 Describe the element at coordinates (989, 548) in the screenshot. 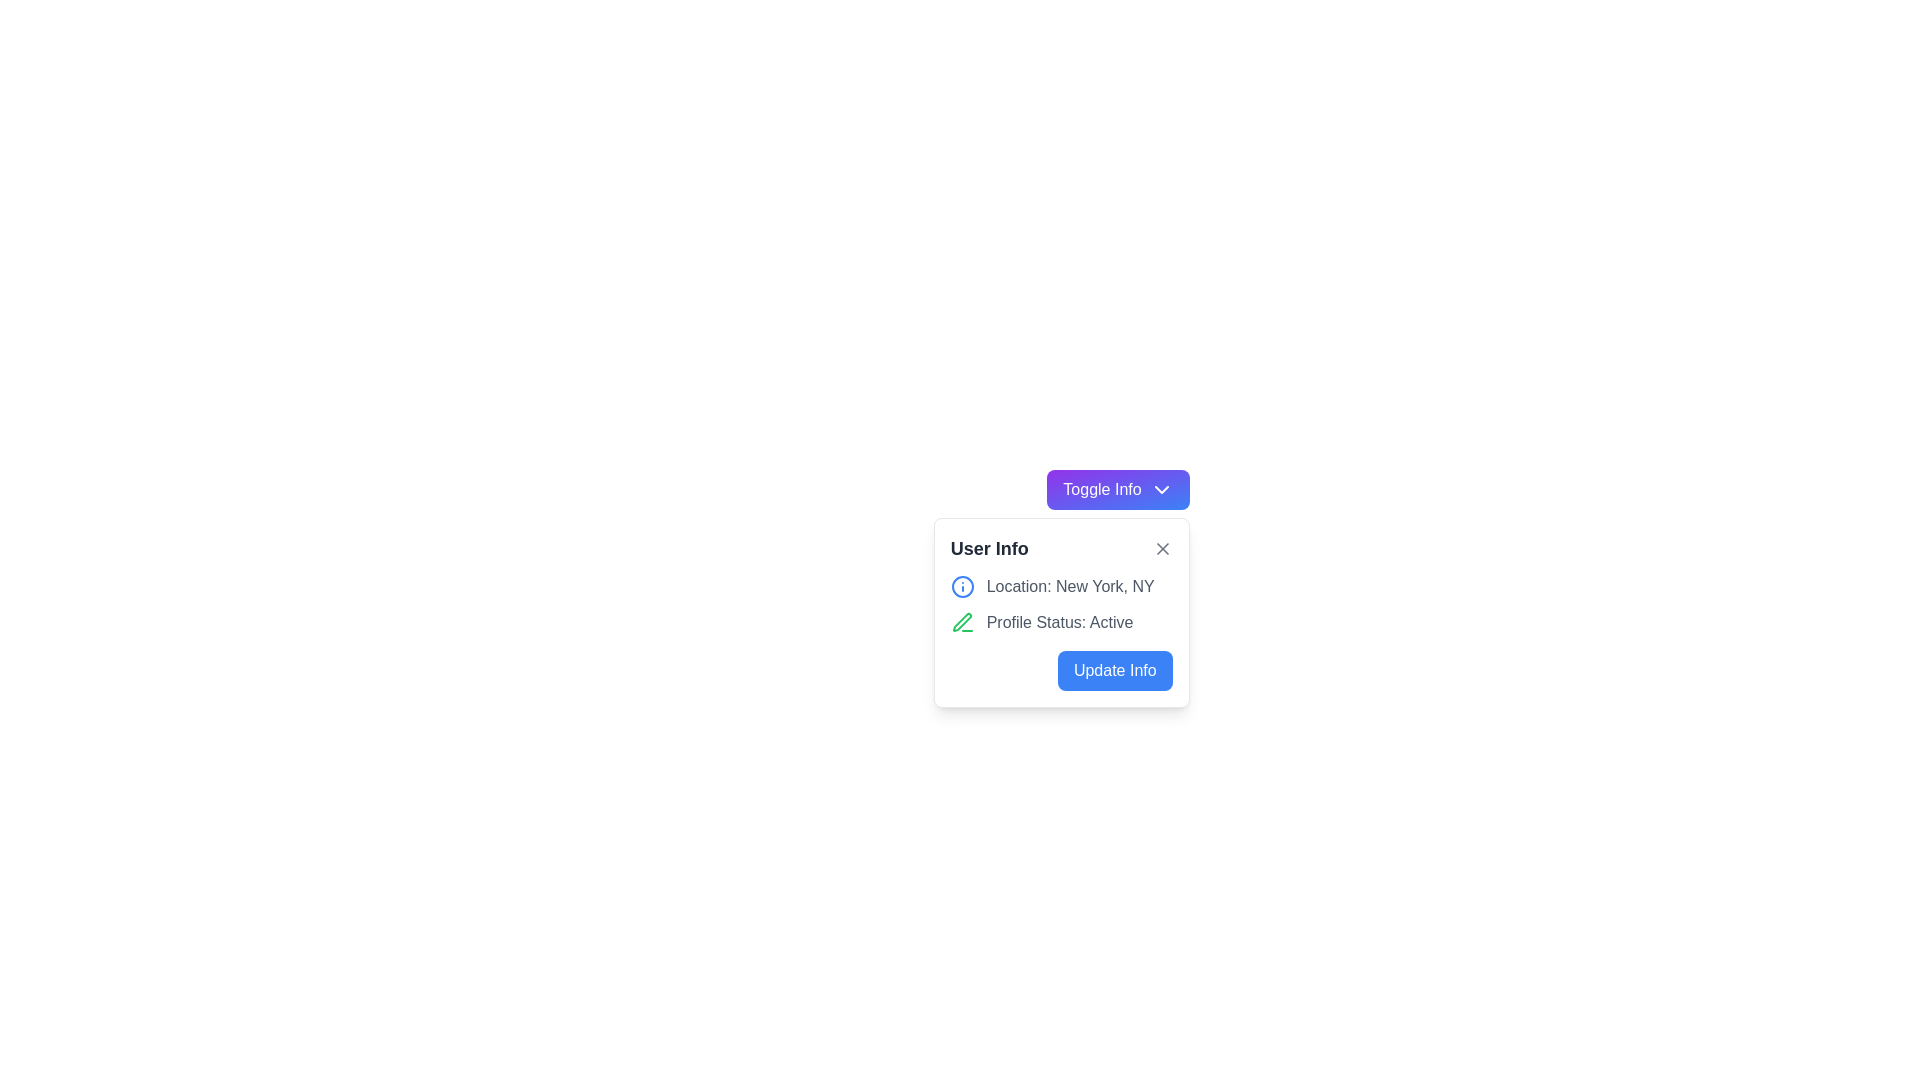

I see `the bold text label displaying 'User Info', located in the top section of a rectangular card-like component` at that location.